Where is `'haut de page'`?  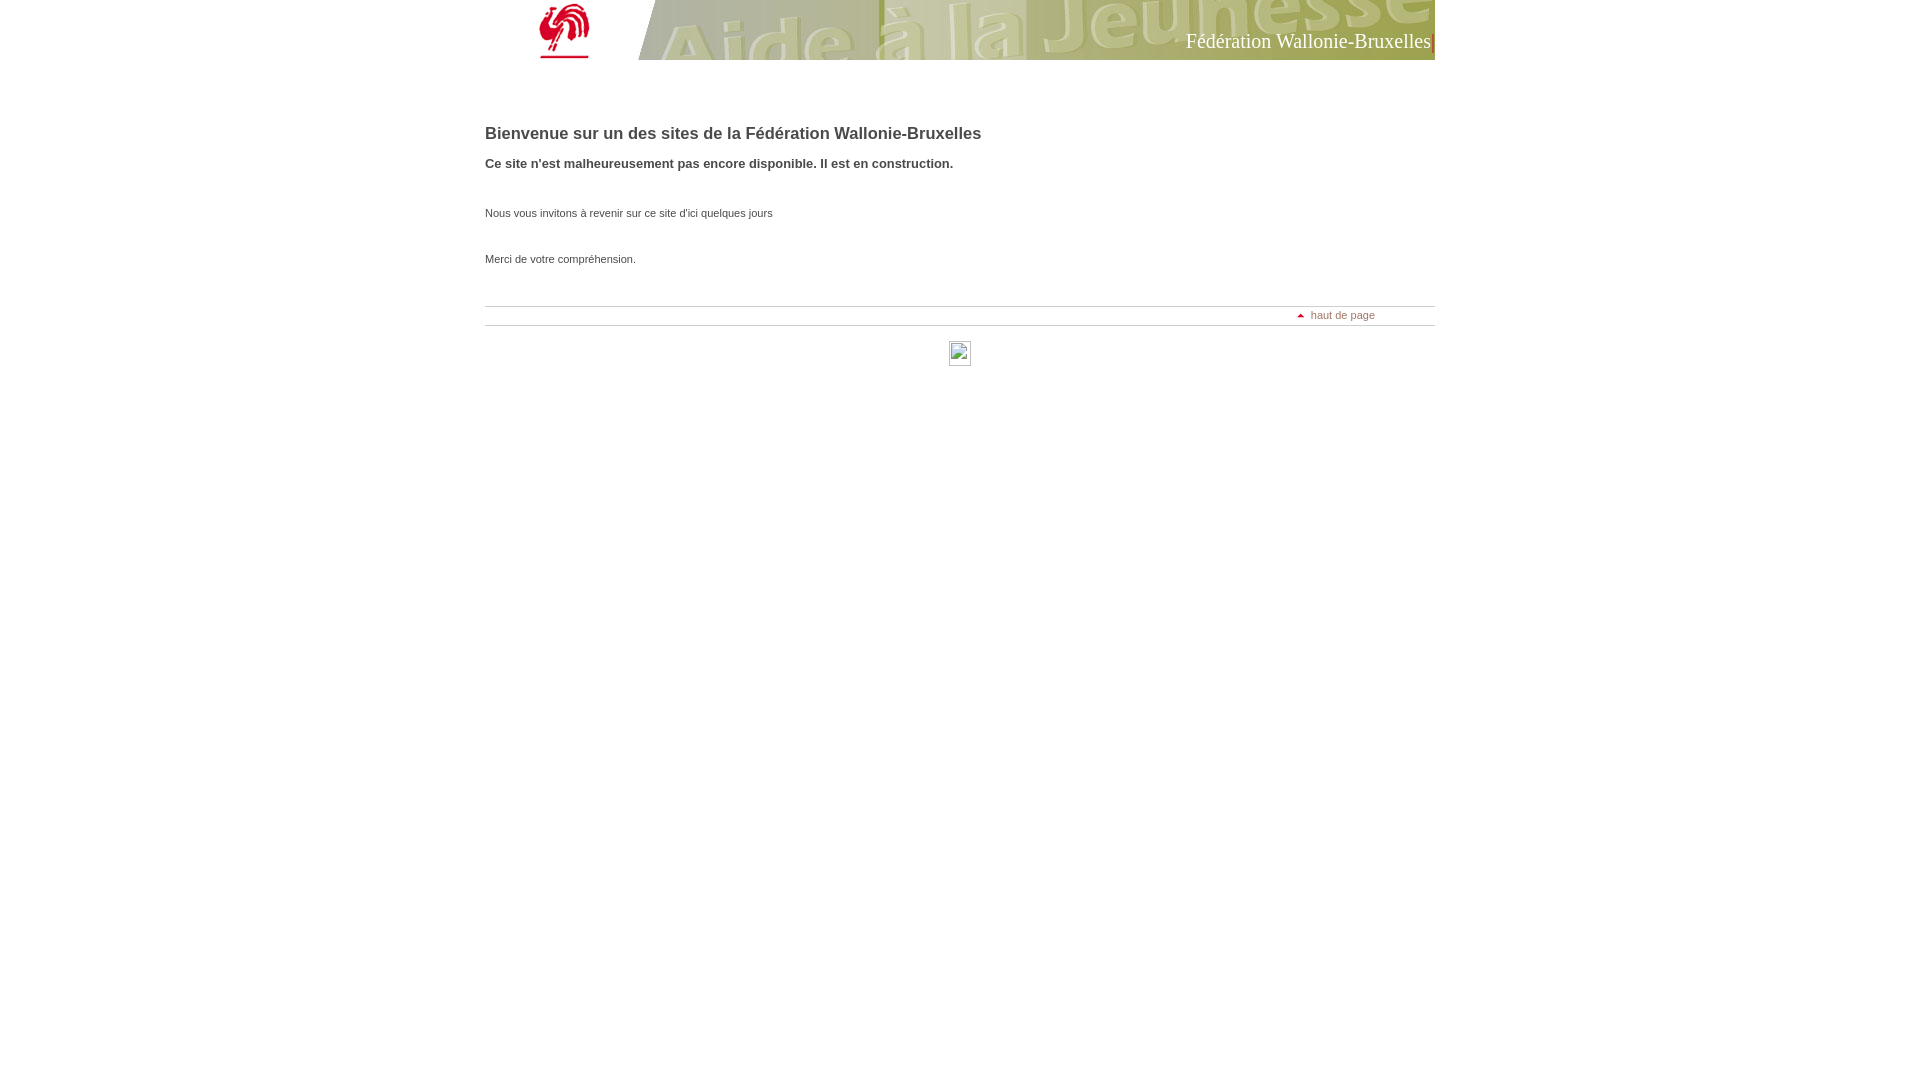 'haut de page' is located at coordinates (1335, 315).